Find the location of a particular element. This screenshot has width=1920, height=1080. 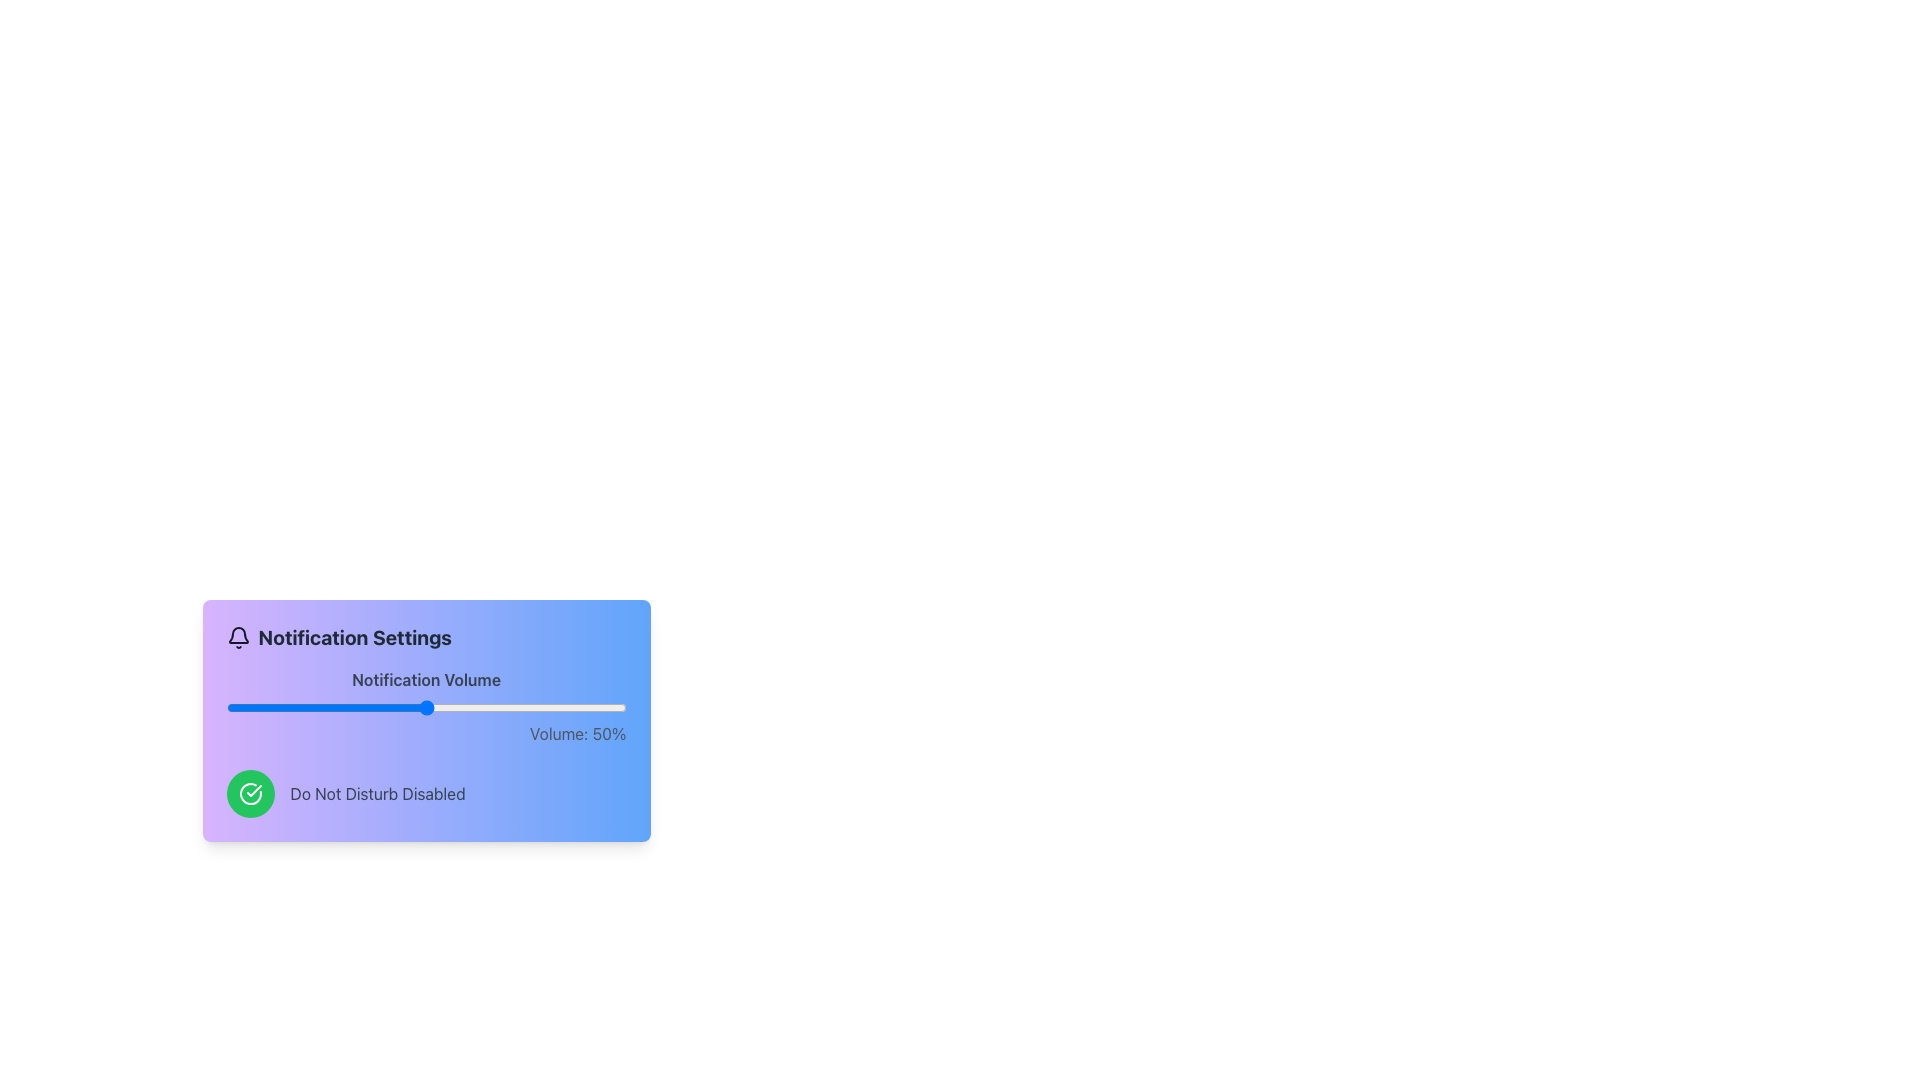

the notification volume is located at coordinates (265, 707).